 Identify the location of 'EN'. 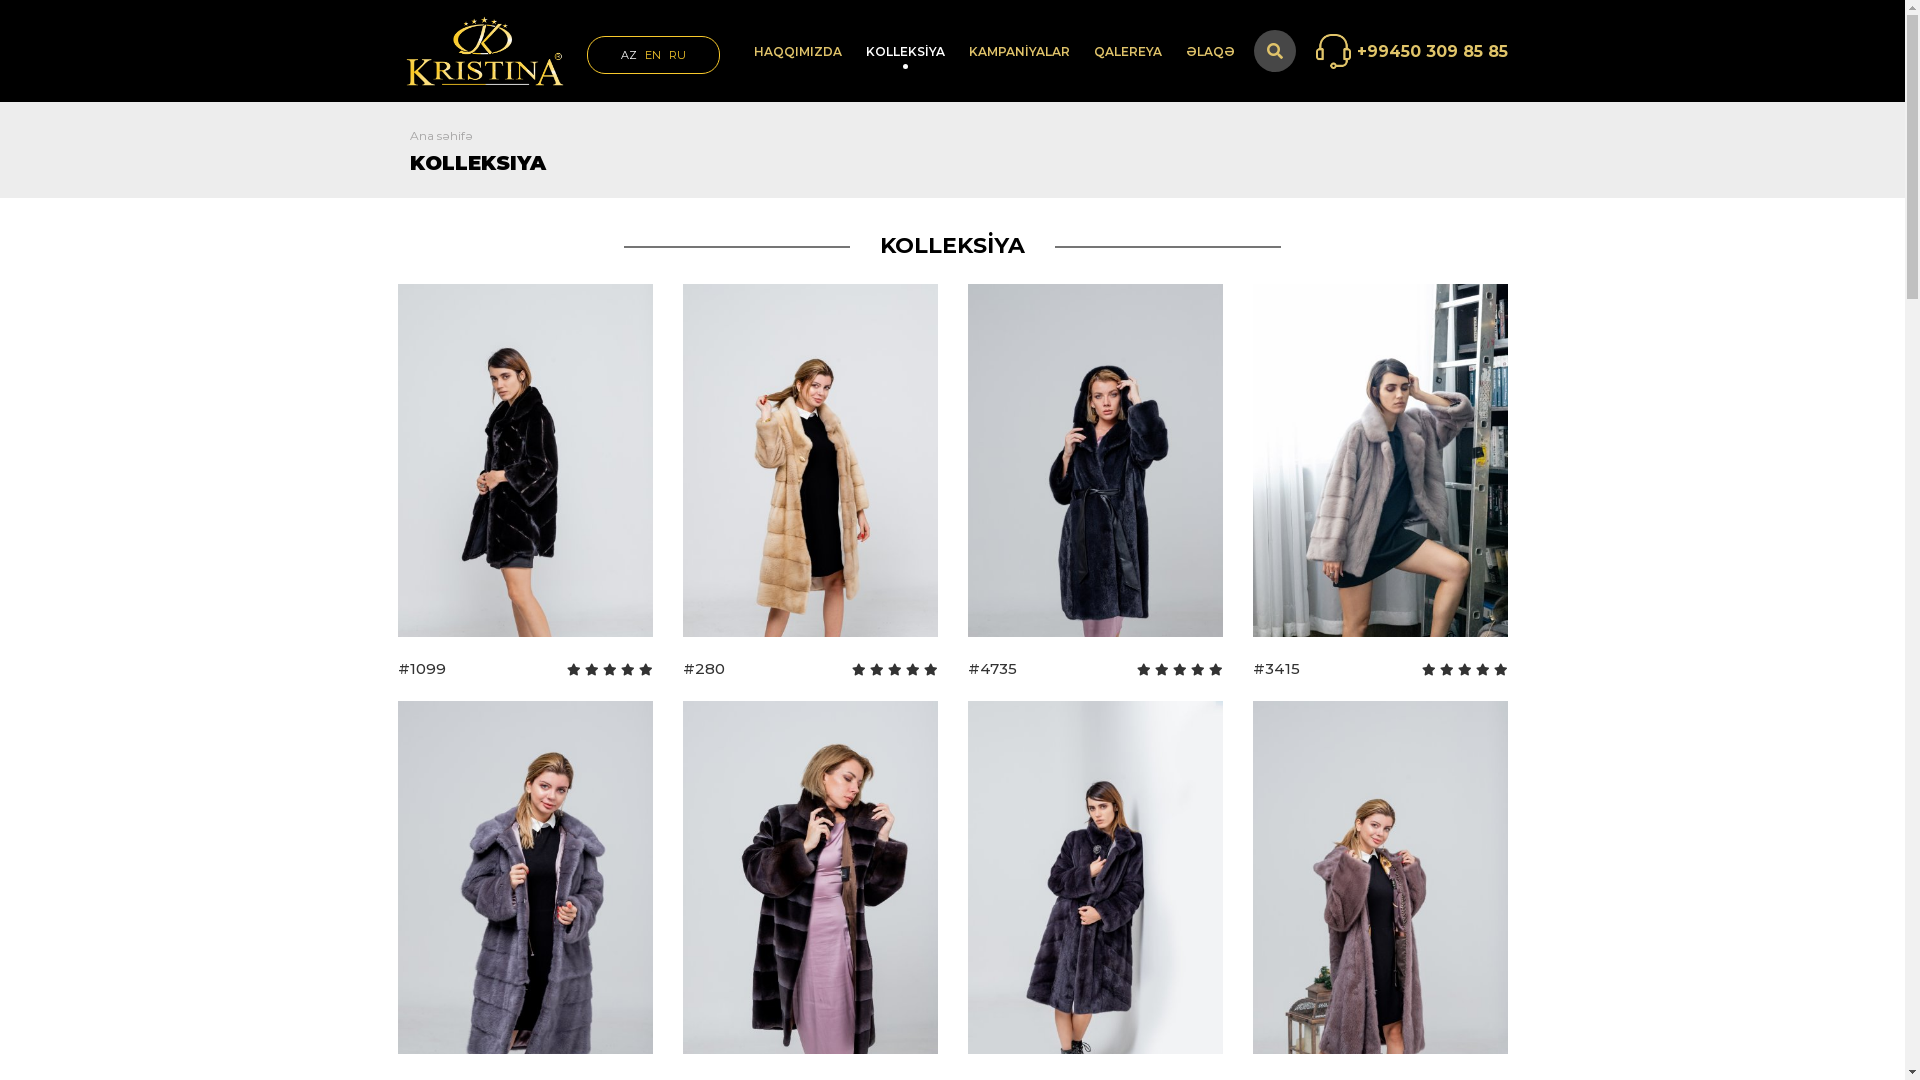
(652, 53).